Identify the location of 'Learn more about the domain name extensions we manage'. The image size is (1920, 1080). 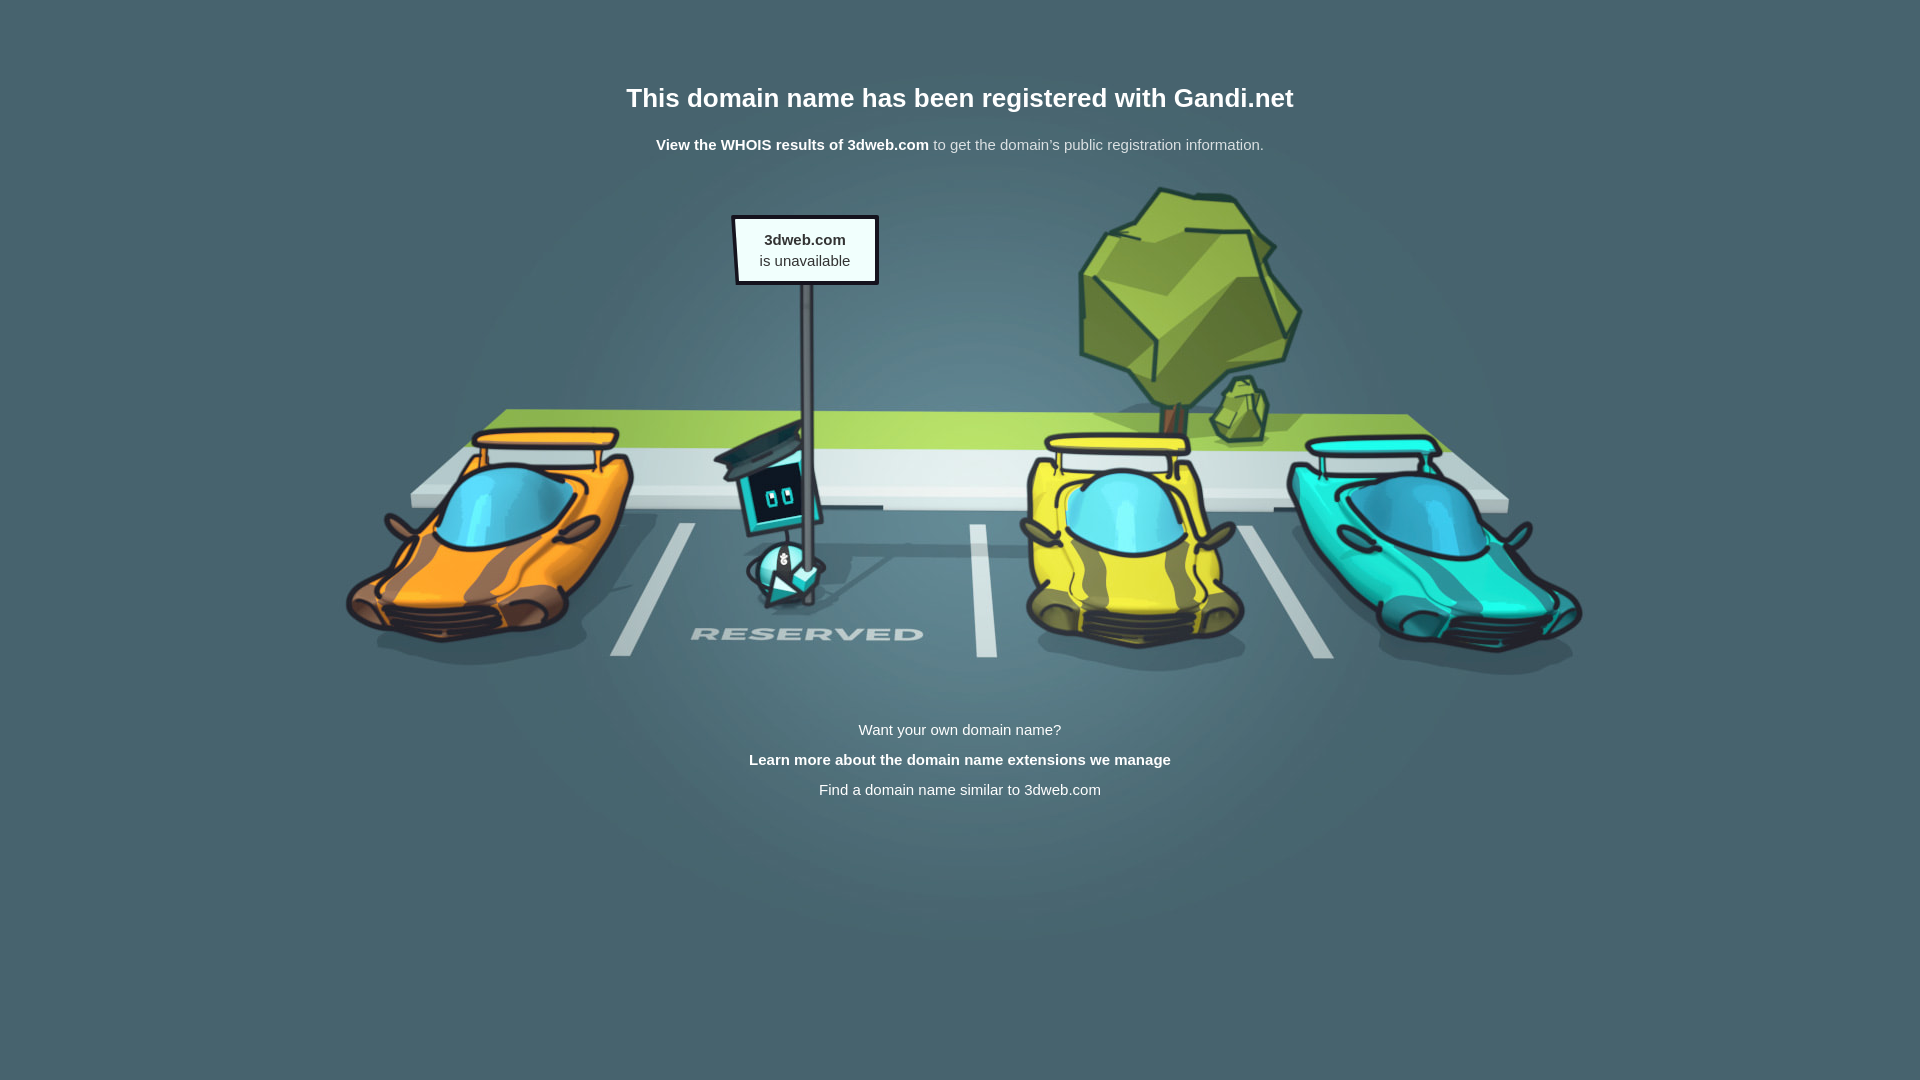
(960, 759).